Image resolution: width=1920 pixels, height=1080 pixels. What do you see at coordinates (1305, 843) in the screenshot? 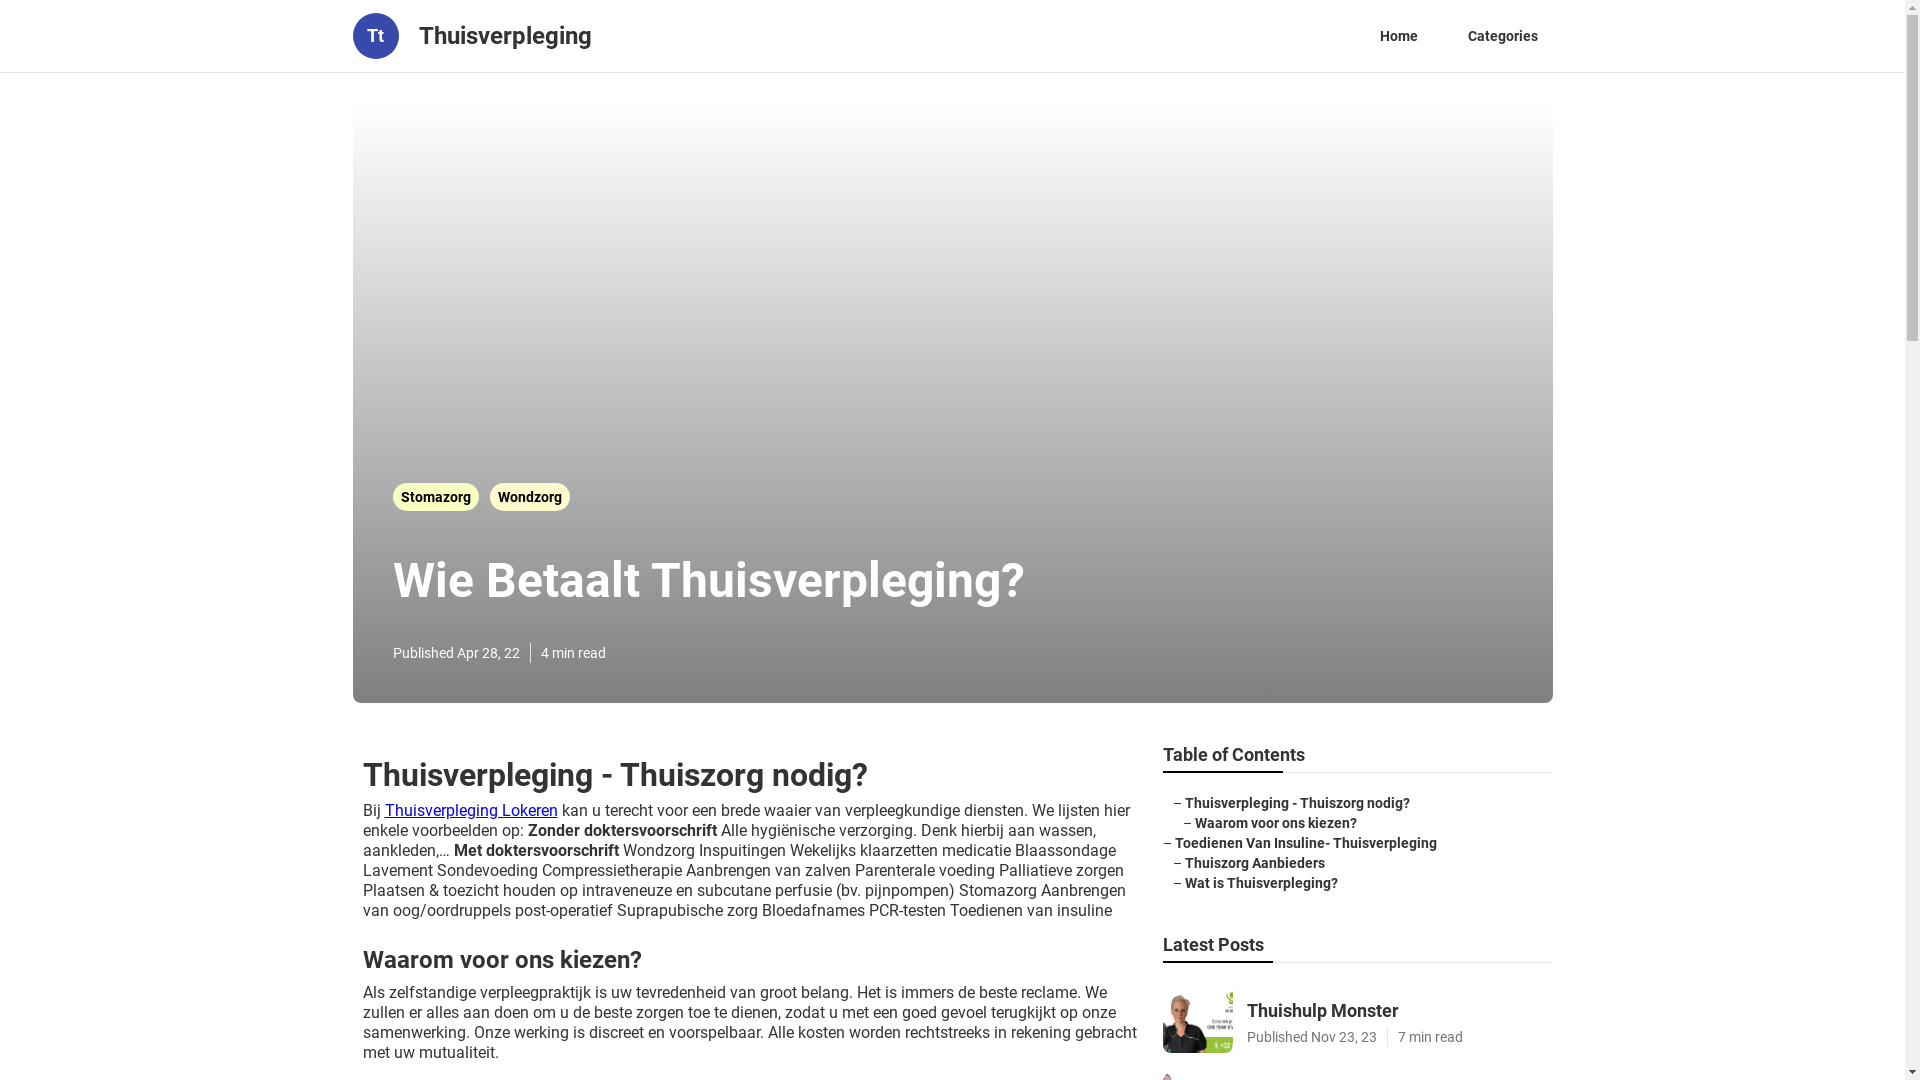
I see `'Toedienen Van Insuline- Thuisverpleging'` at bounding box center [1305, 843].